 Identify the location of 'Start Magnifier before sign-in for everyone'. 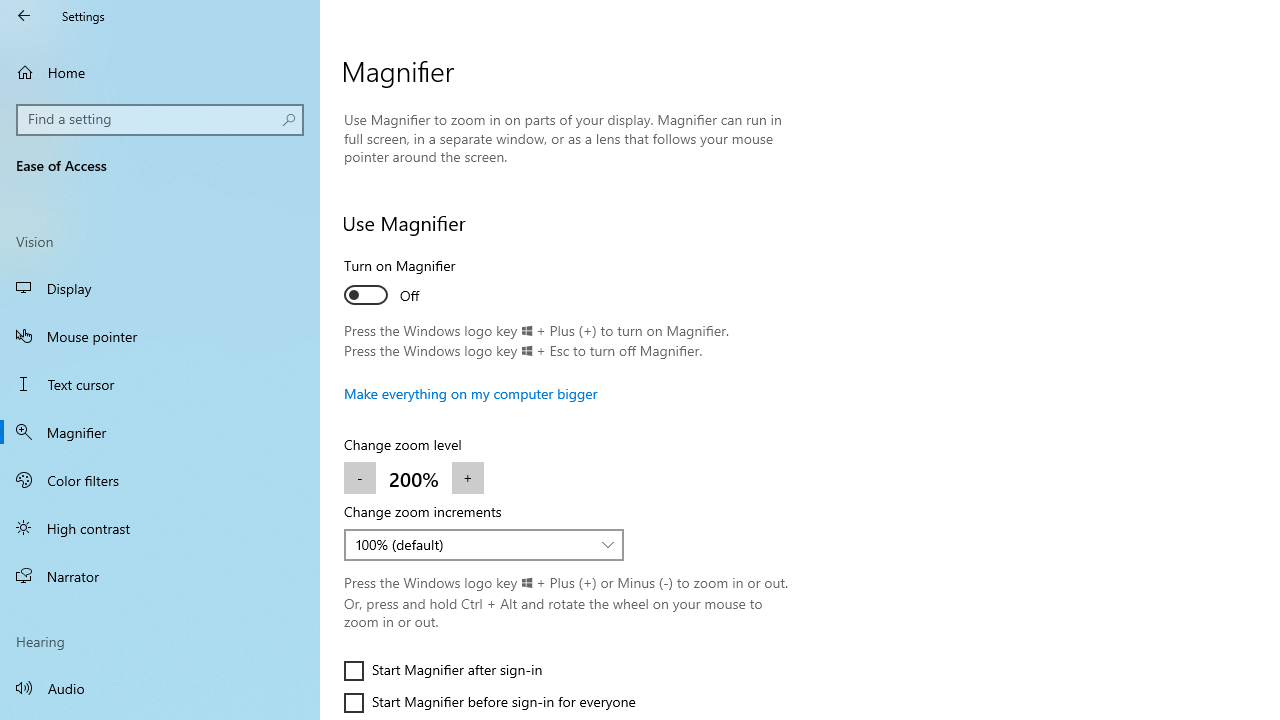
(490, 702).